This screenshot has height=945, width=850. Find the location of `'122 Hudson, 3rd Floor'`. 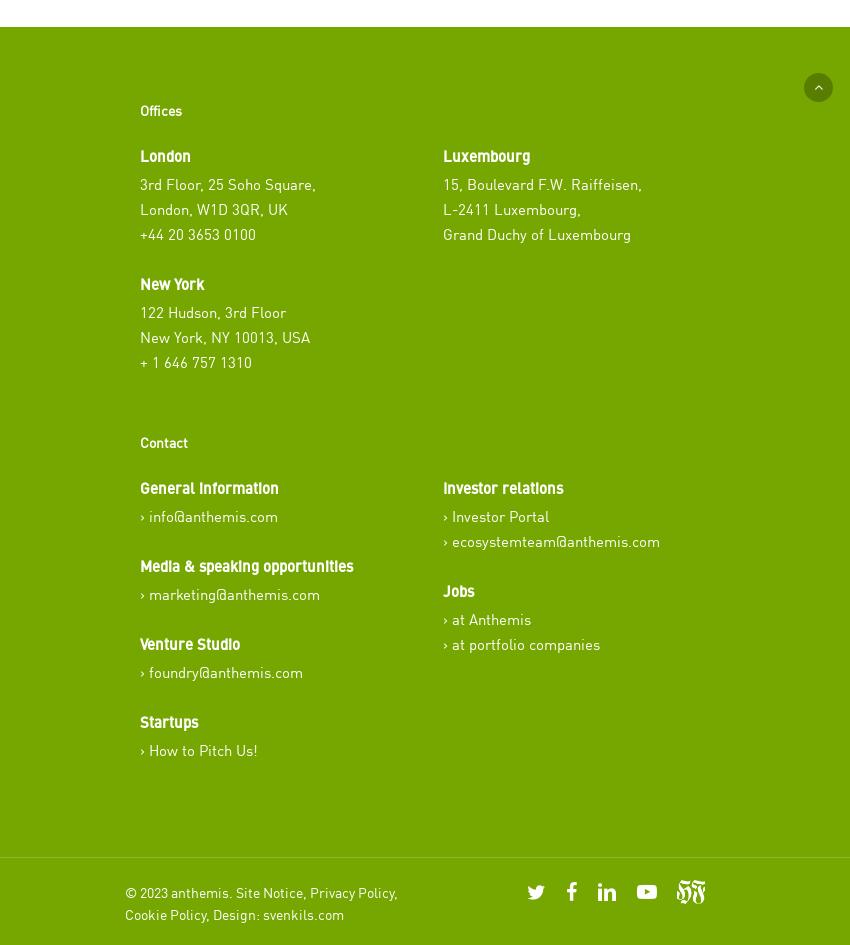

'122 Hudson, 3rd Floor' is located at coordinates (212, 311).